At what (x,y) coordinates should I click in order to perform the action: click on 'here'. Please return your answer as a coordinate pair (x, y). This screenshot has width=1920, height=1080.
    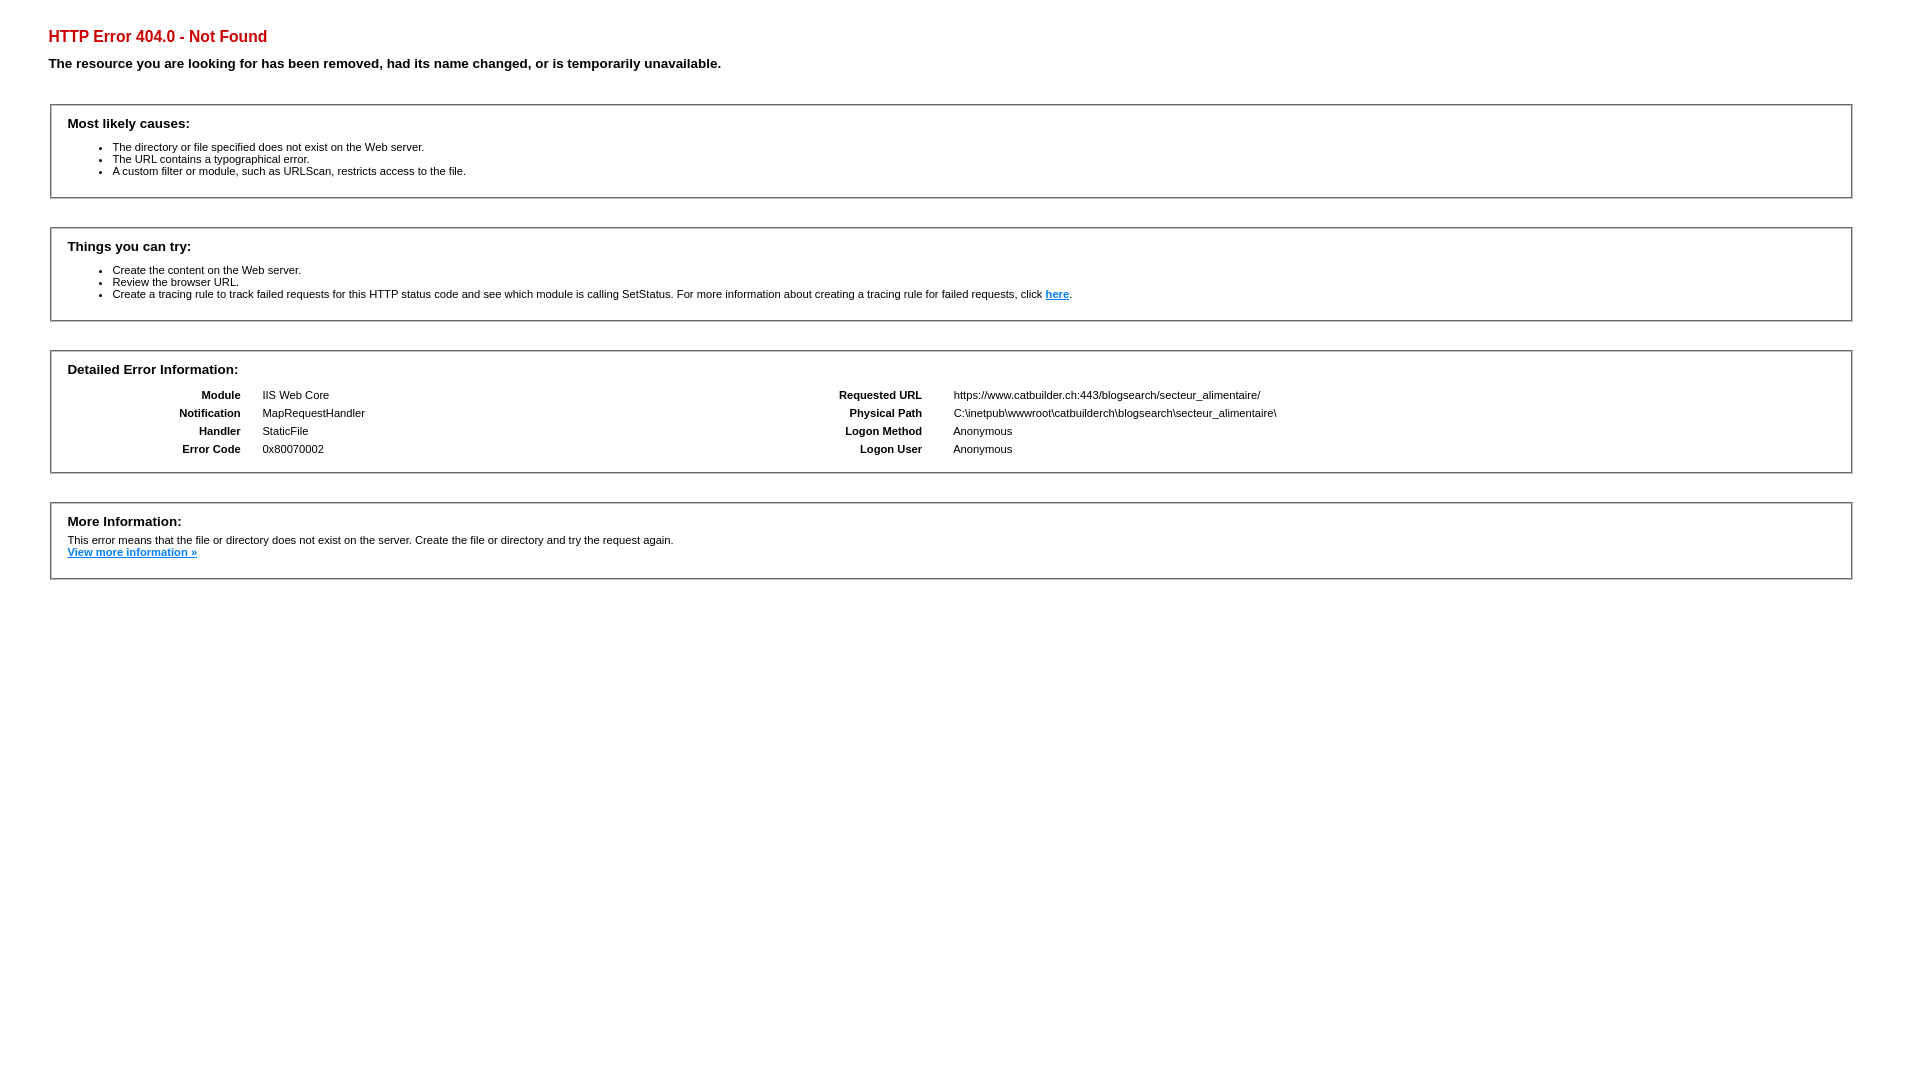
    Looking at the image, I should click on (1056, 293).